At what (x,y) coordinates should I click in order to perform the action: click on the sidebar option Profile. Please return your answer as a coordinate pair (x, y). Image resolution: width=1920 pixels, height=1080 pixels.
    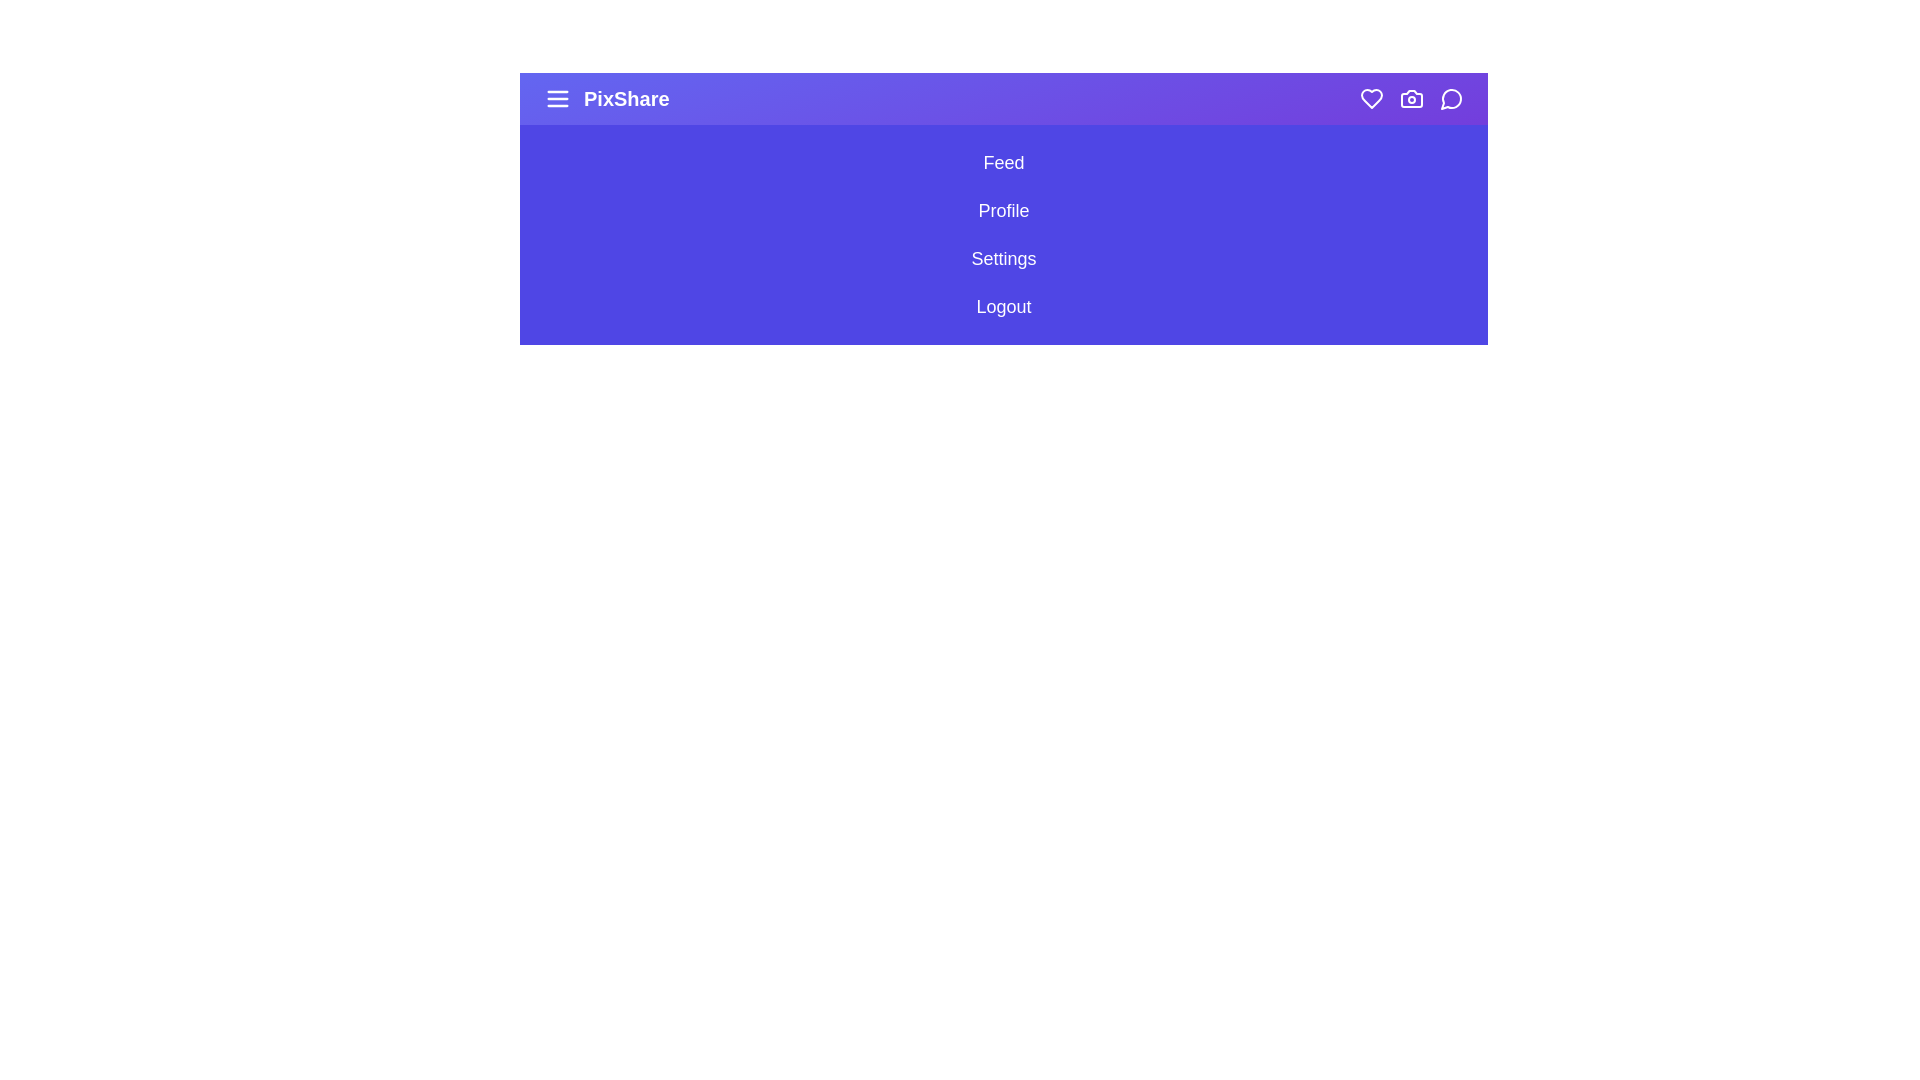
    Looking at the image, I should click on (1003, 211).